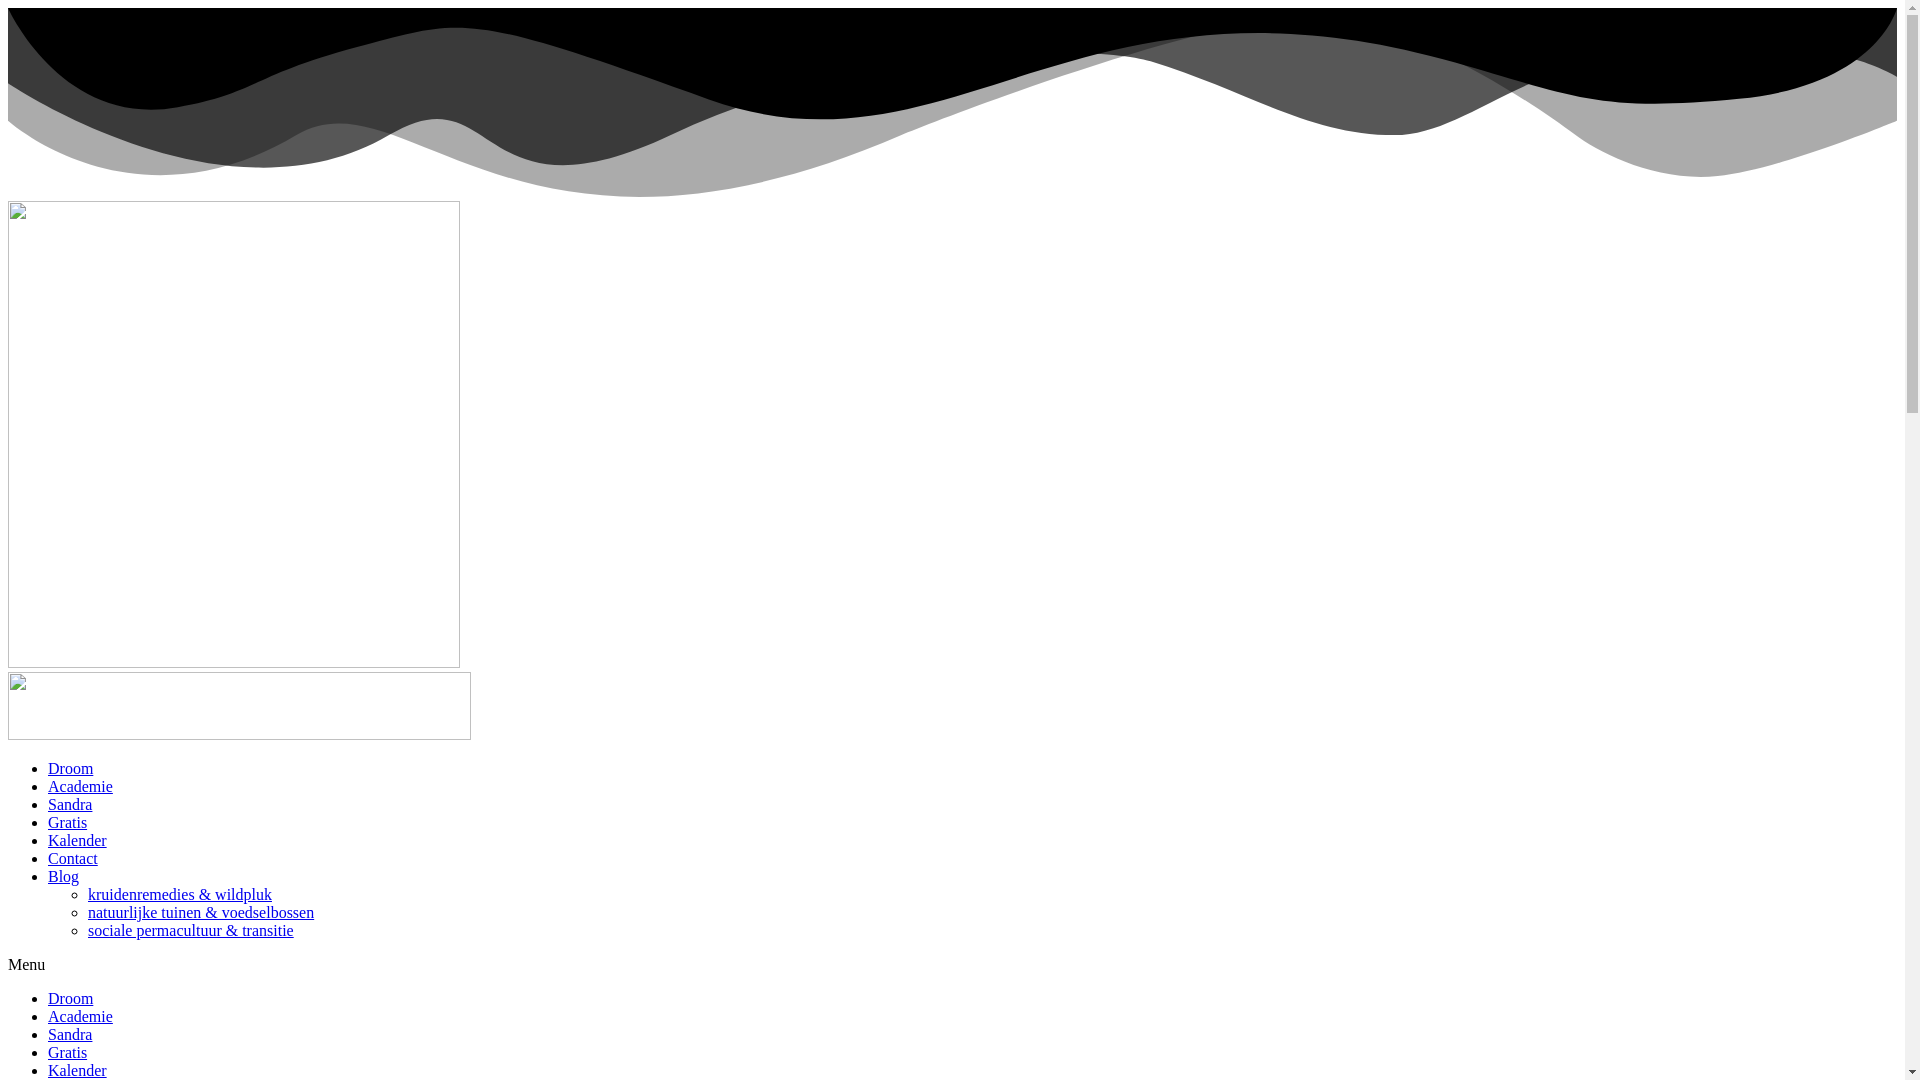  Describe the element at coordinates (48, 1016) in the screenshot. I see `'Academie'` at that location.